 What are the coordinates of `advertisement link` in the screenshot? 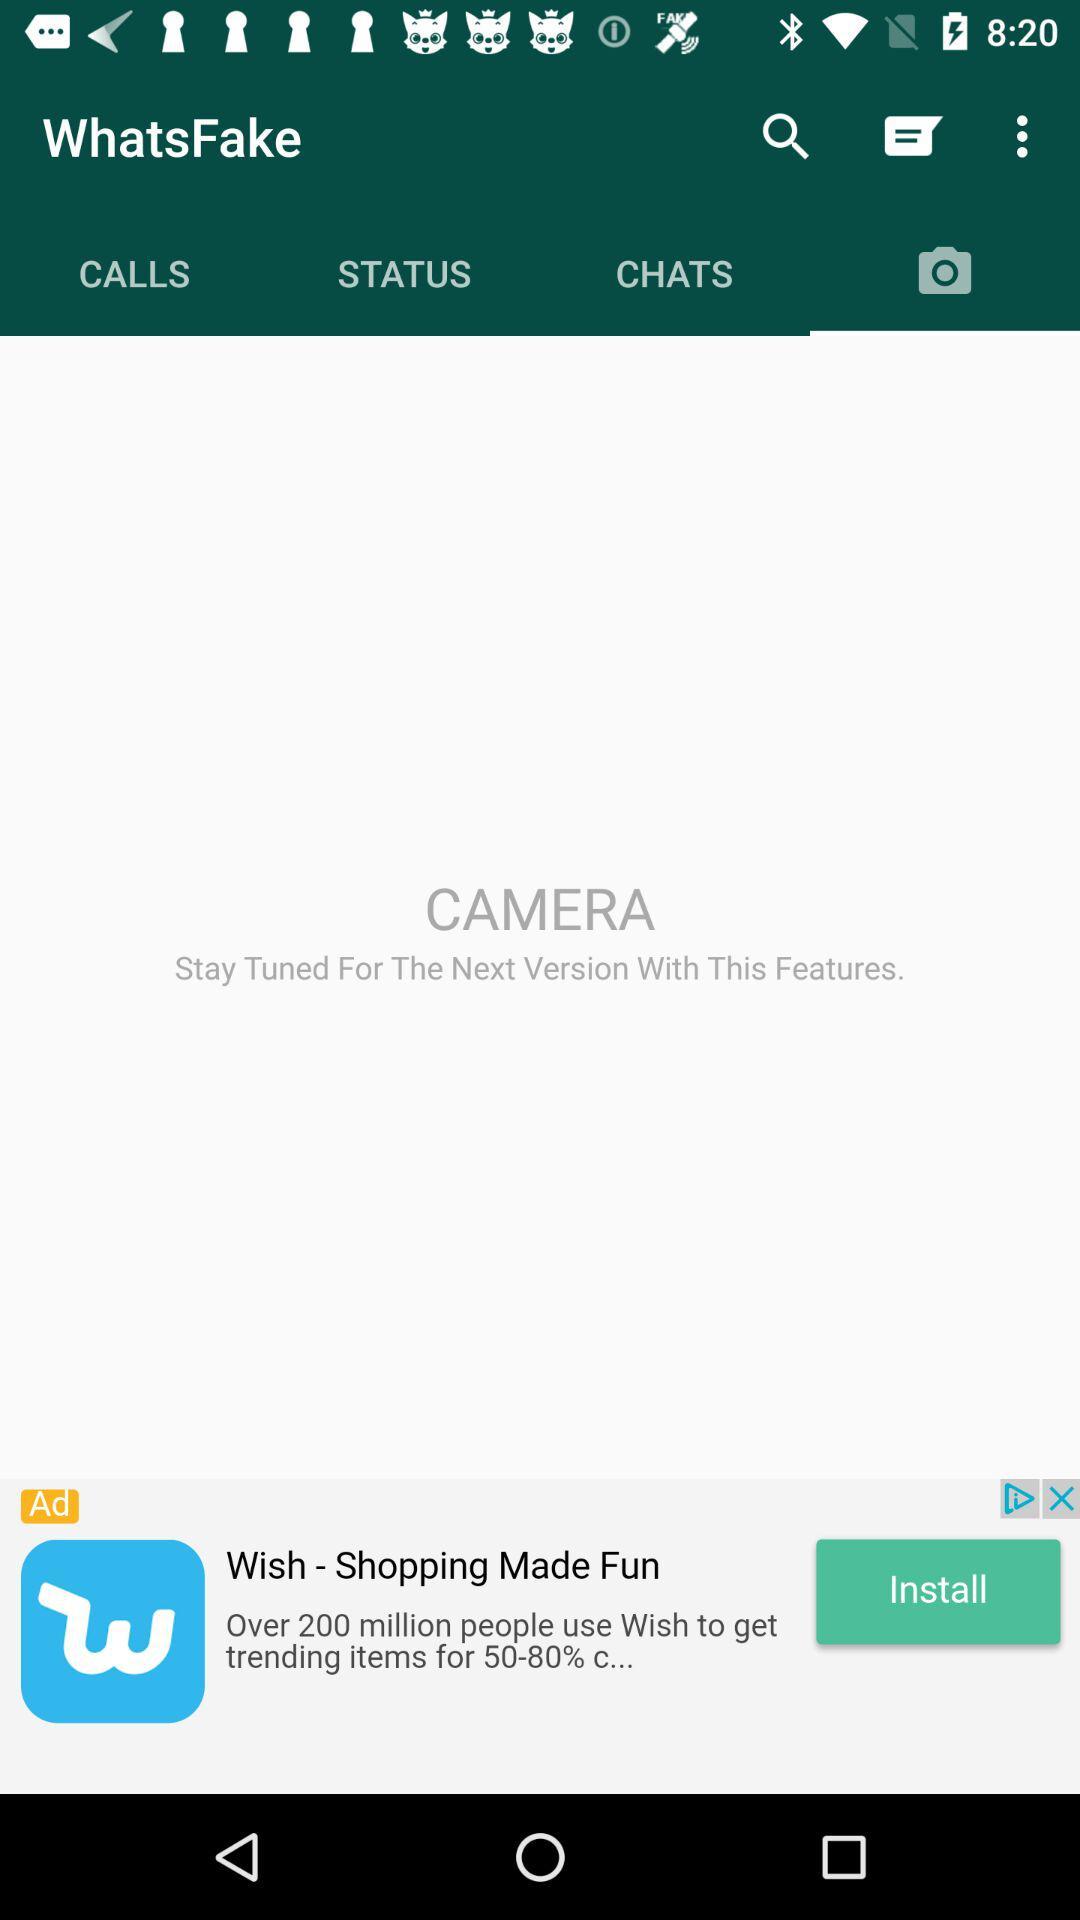 It's located at (540, 1636).